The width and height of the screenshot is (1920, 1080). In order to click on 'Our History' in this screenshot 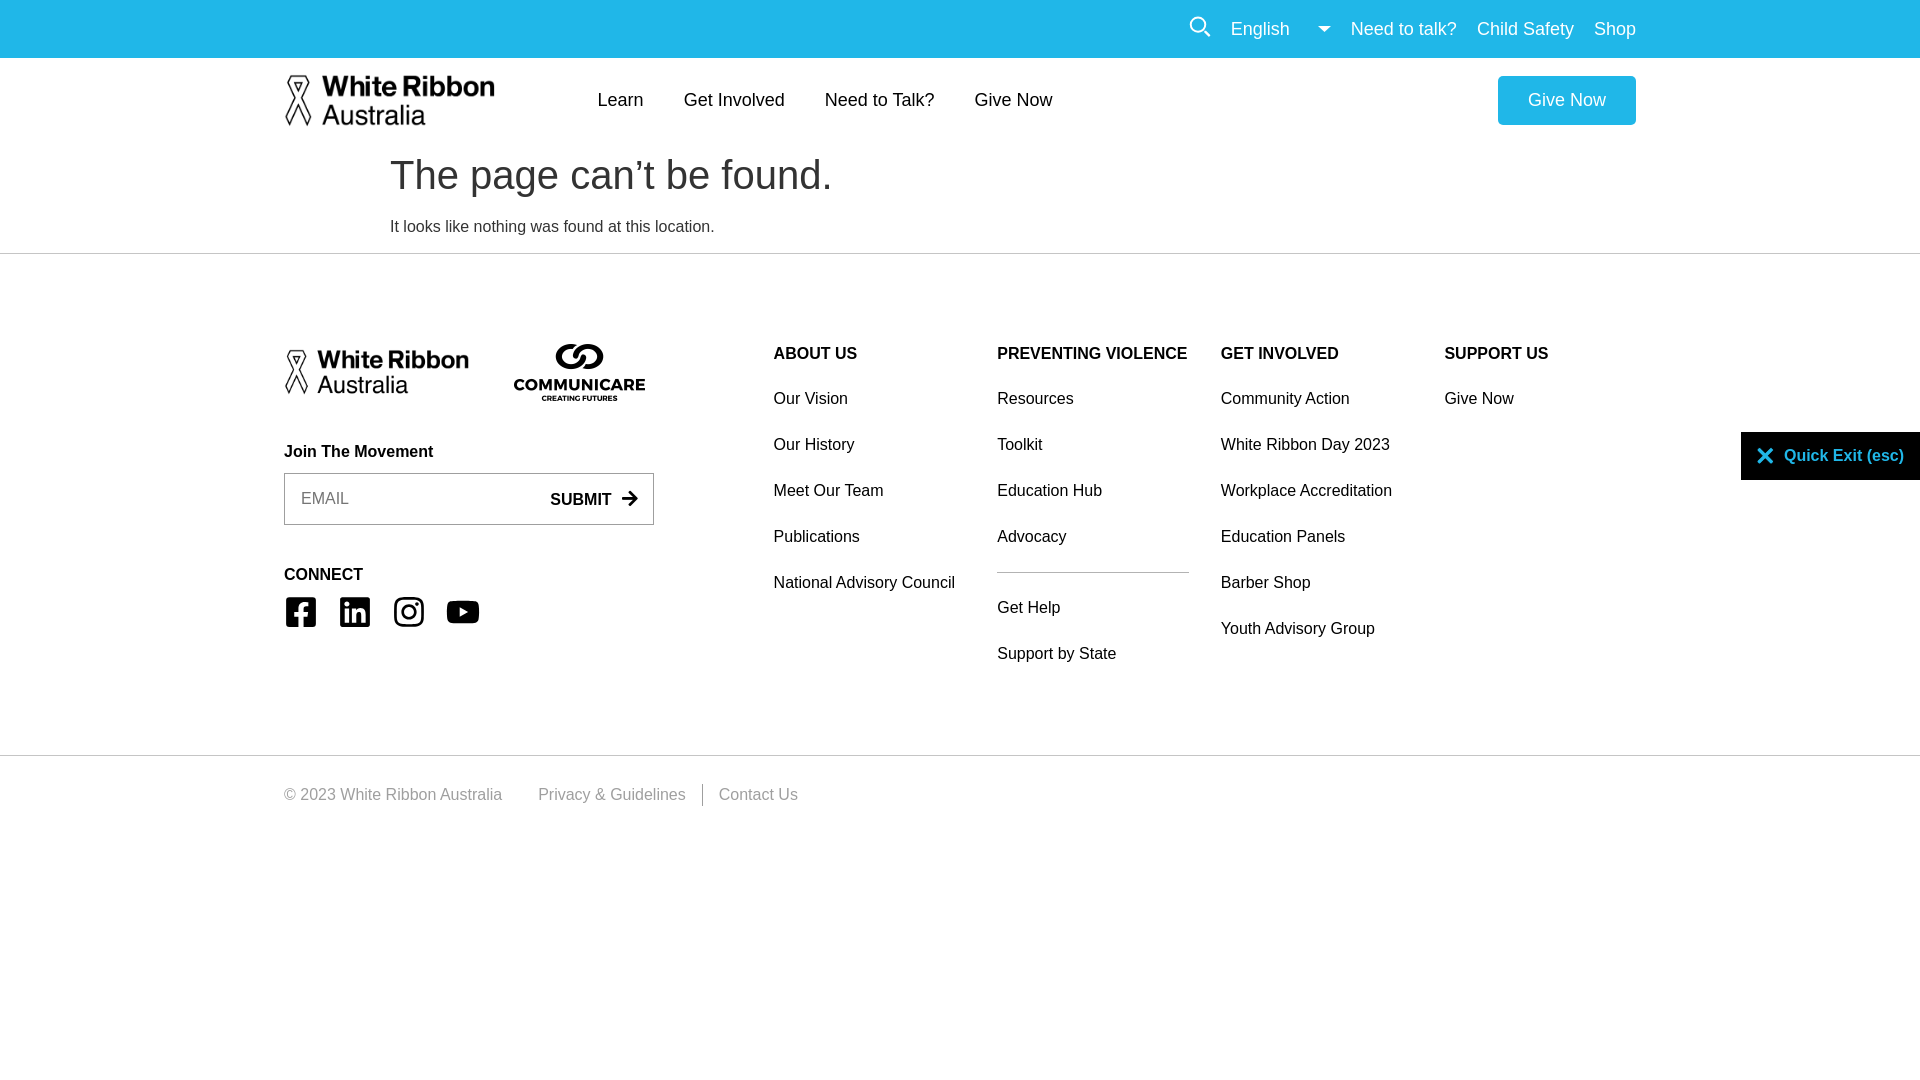, I will do `click(869, 443)`.